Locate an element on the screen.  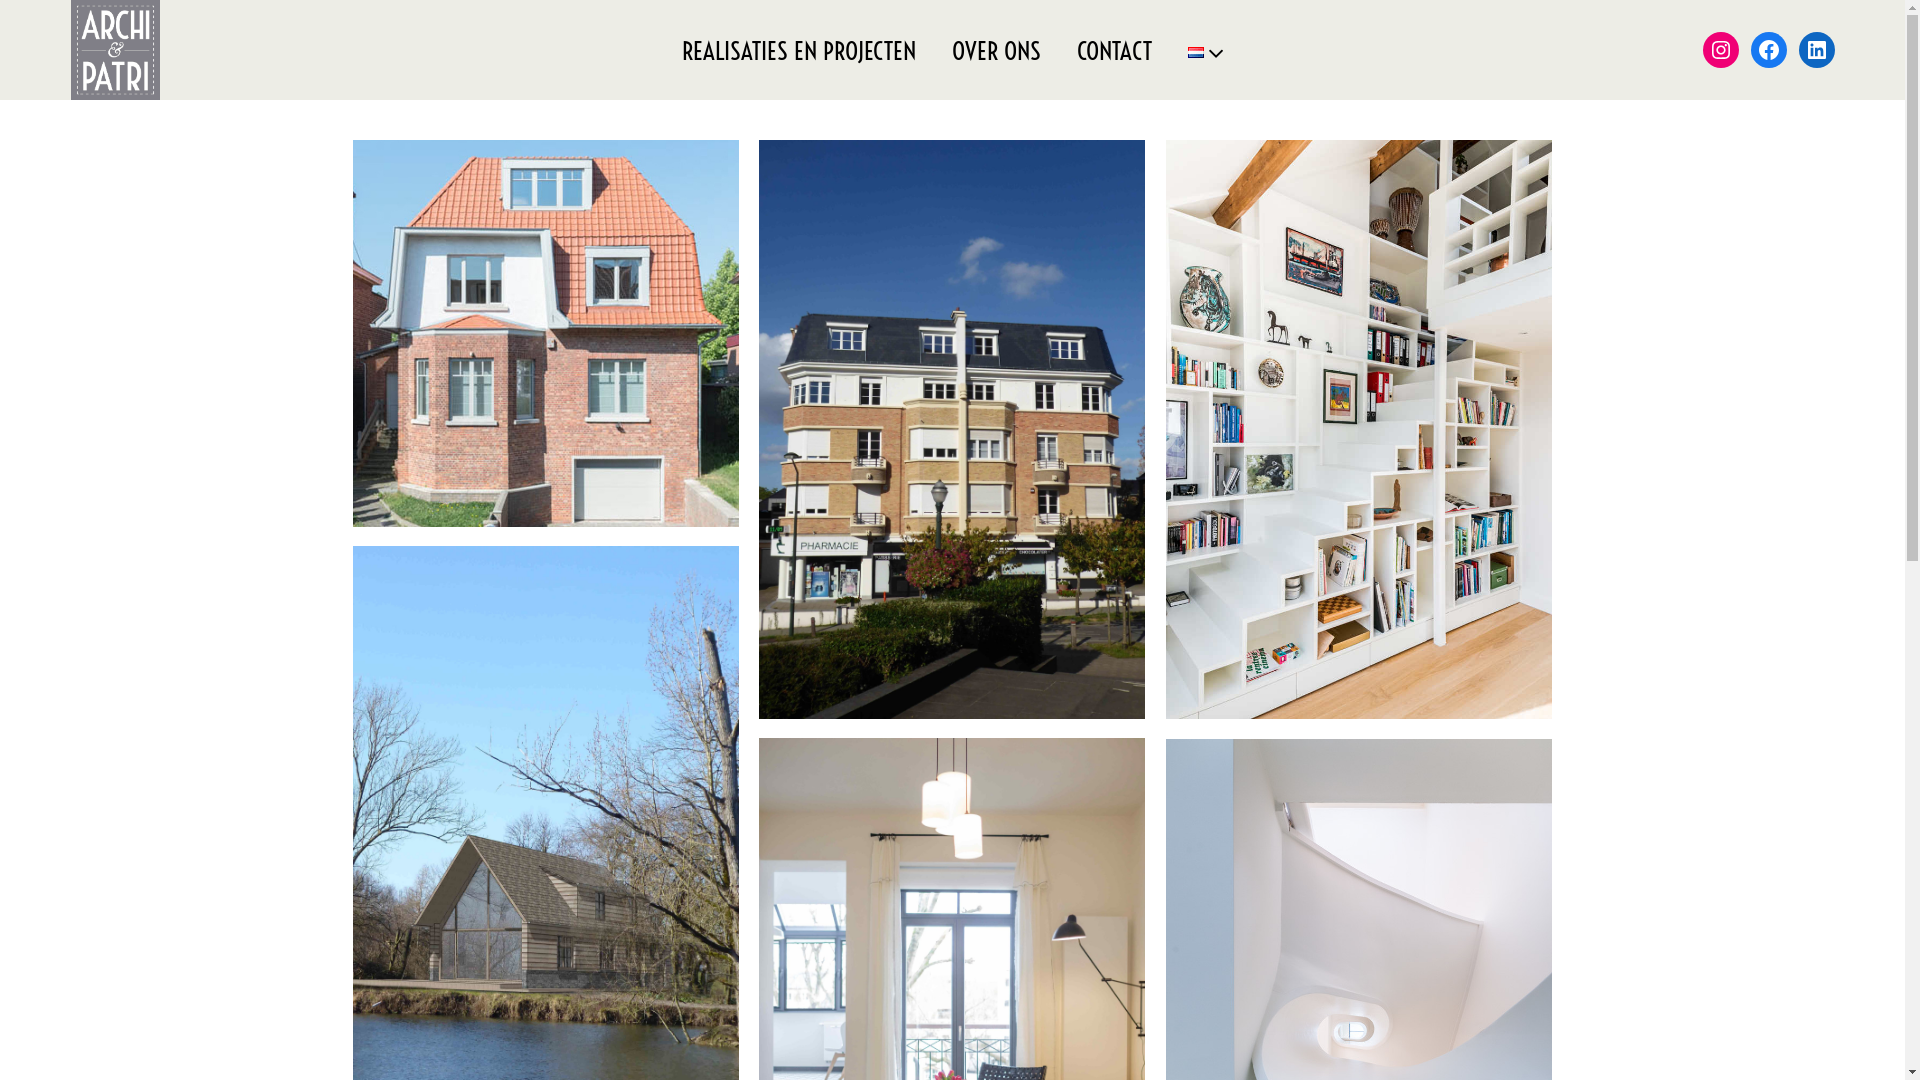
'OVER ONS' is located at coordinates (996, 48).